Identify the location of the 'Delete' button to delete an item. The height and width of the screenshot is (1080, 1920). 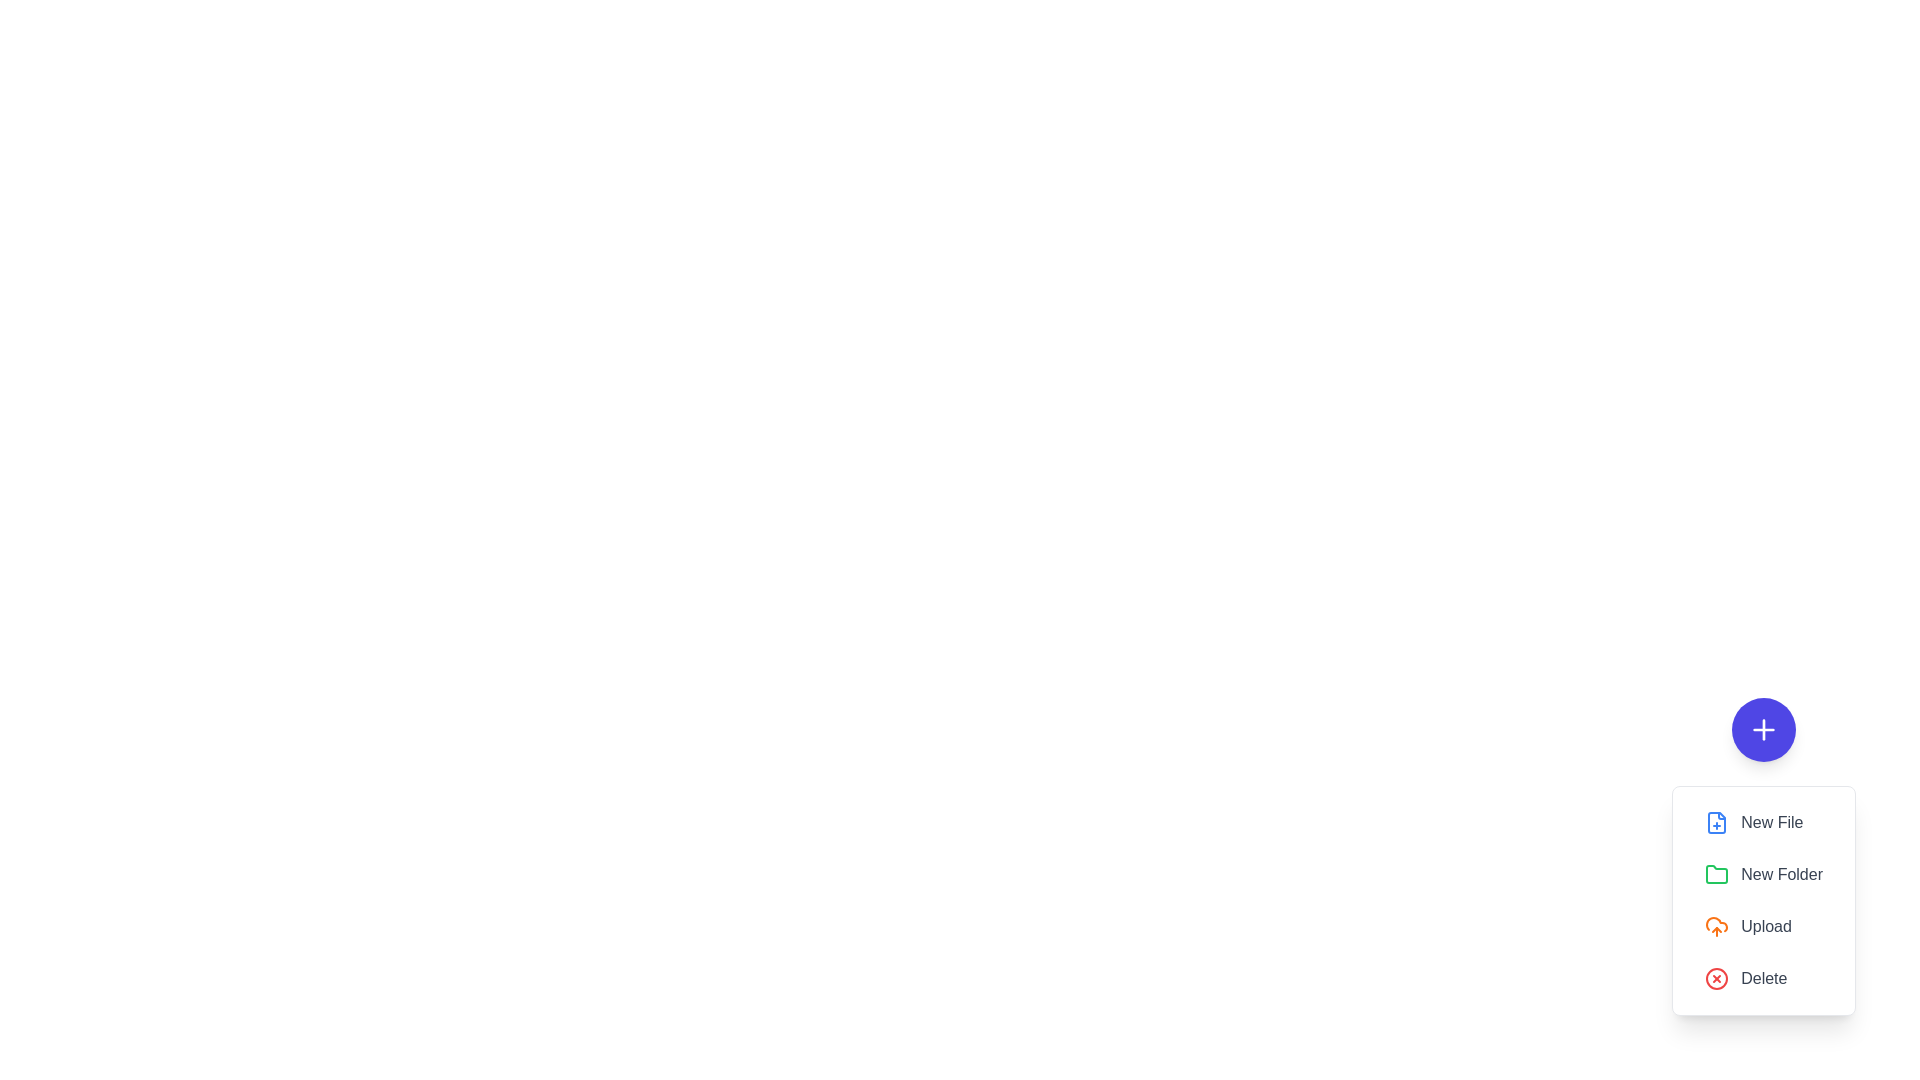
(1764, 978).